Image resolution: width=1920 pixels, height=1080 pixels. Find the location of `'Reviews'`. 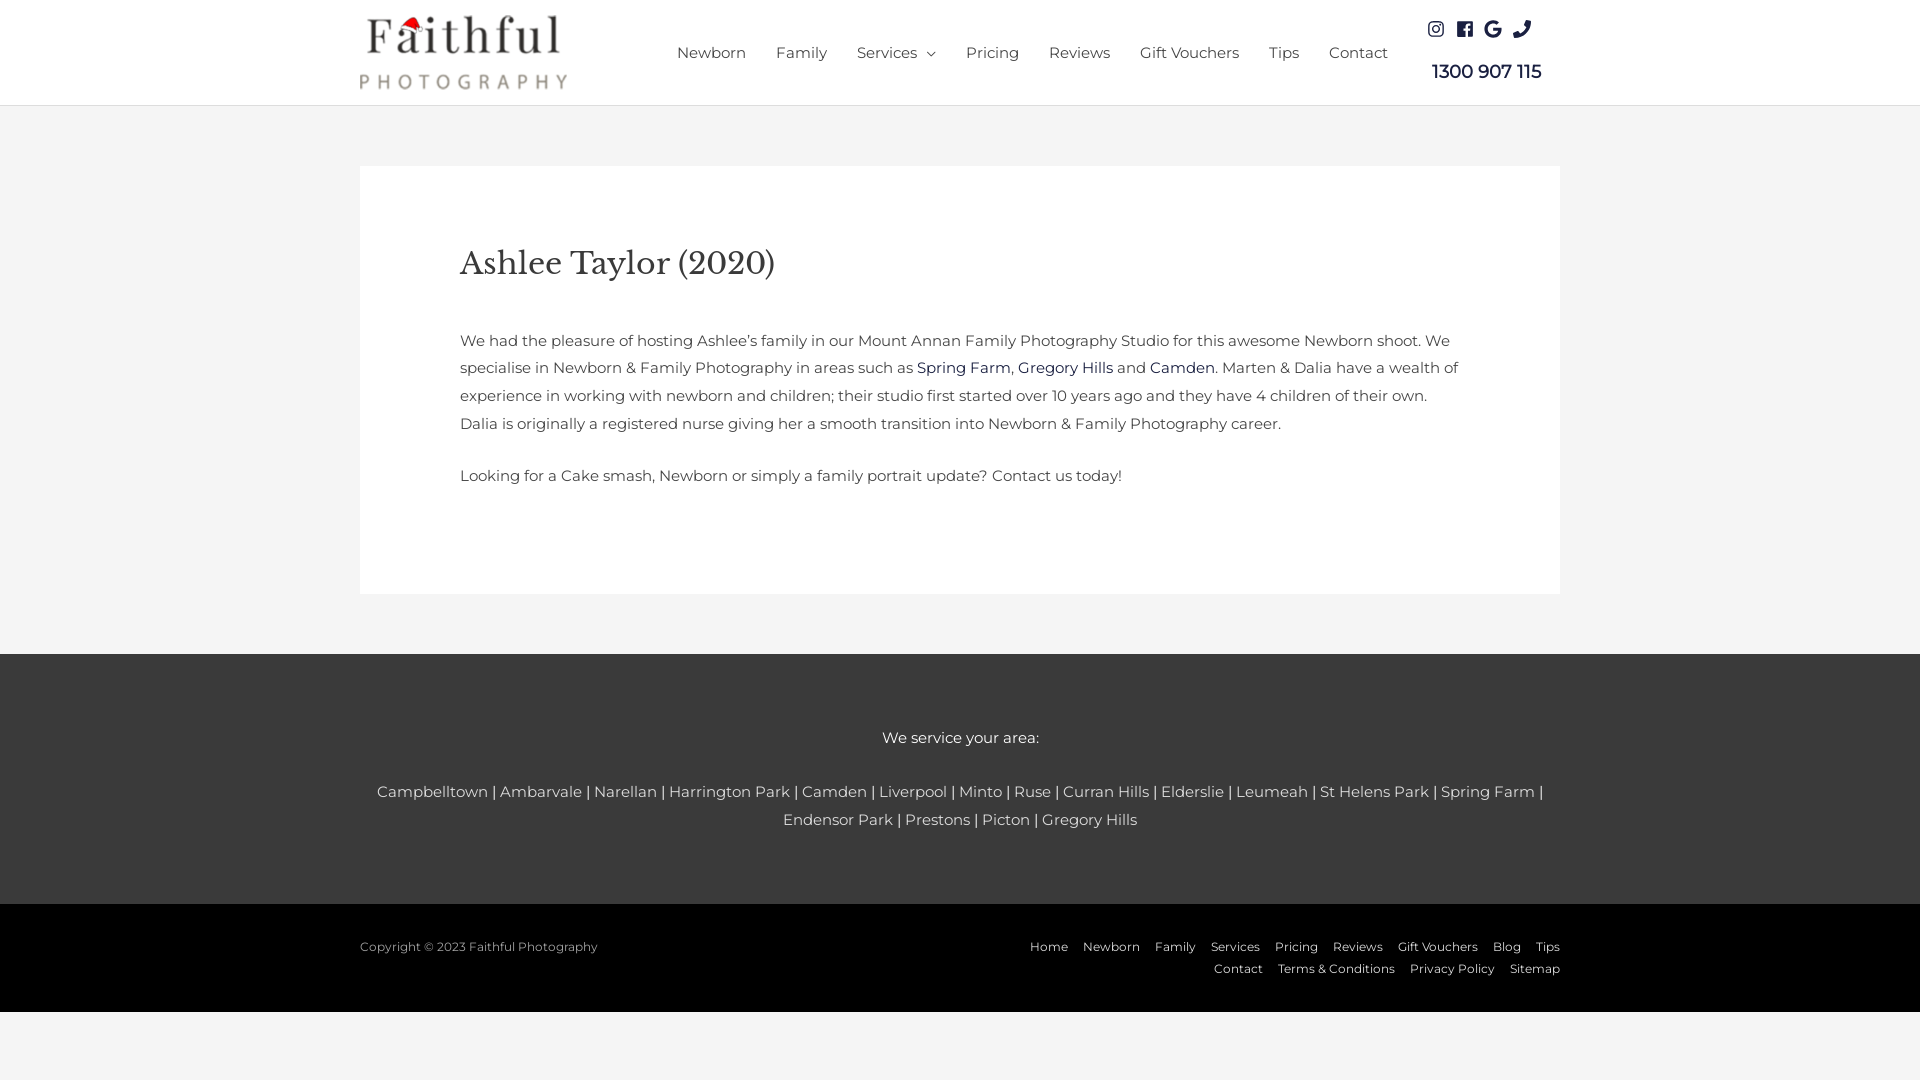

'Reviews' is located at coordinates (1352, 945).